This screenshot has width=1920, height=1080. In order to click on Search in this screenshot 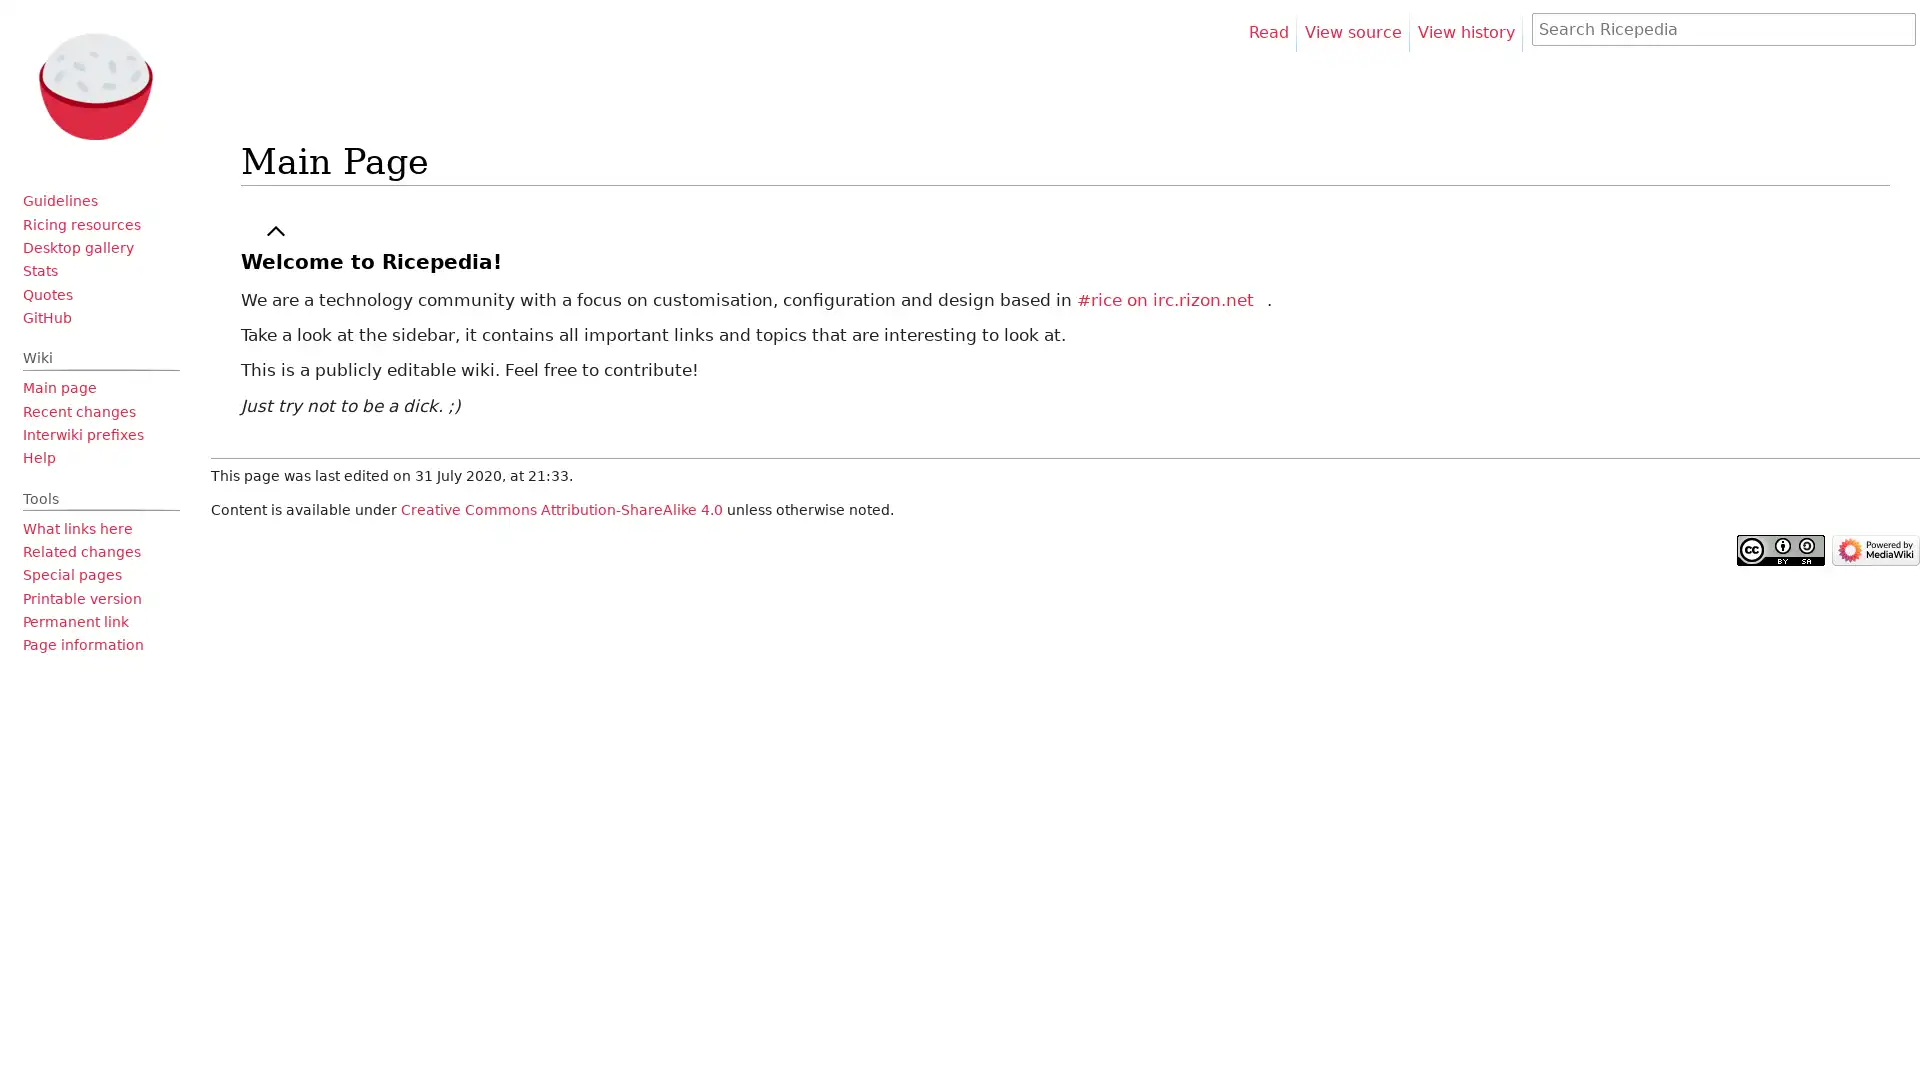, I will do `click(1899, 29)`.